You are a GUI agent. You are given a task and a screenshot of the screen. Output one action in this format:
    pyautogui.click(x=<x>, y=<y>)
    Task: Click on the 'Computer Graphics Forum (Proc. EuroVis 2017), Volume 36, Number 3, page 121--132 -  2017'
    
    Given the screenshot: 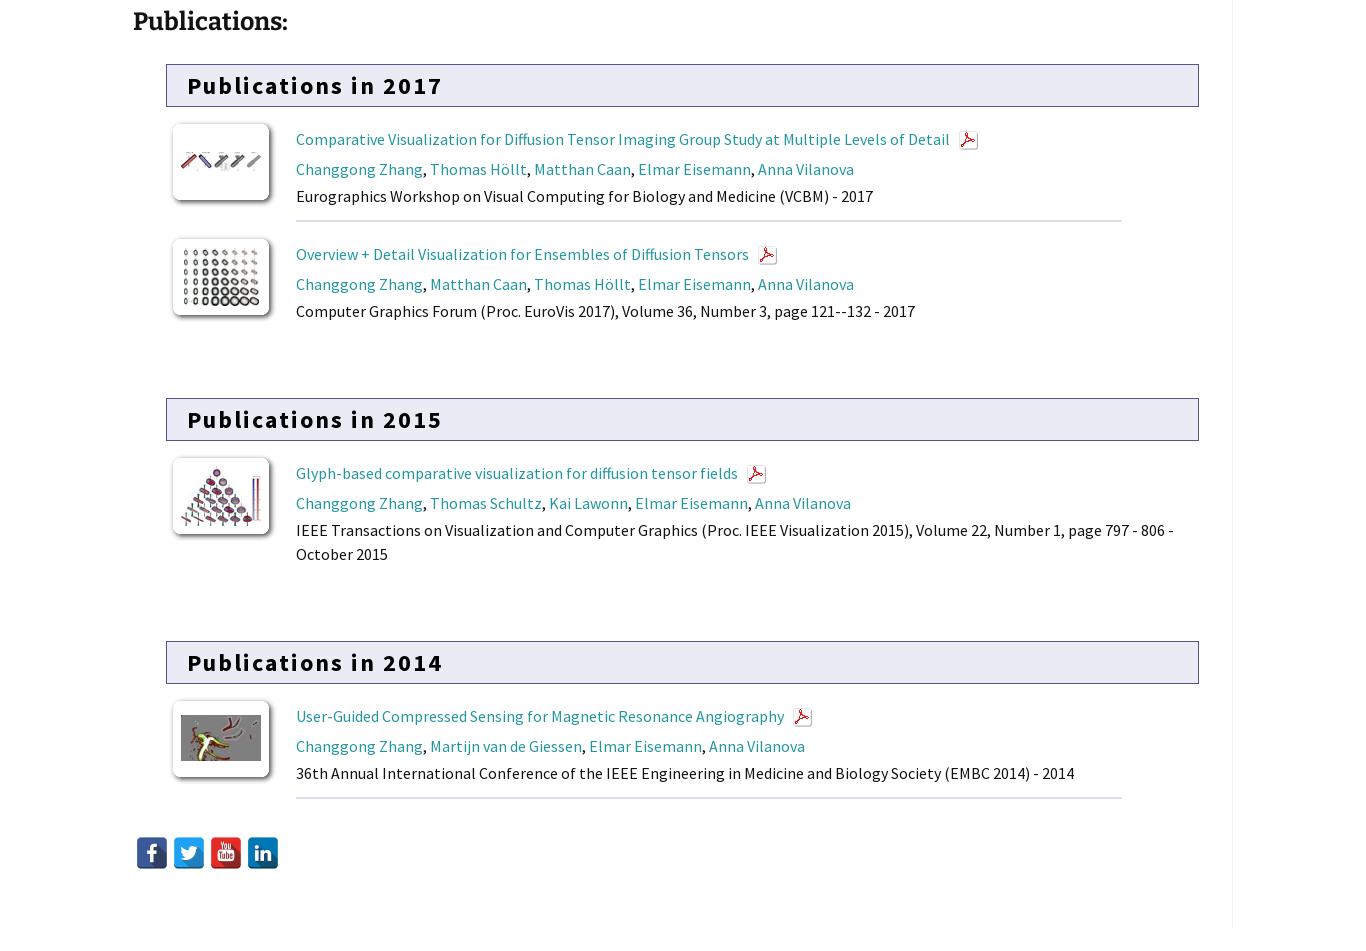 What is the action you would take?
    pyautogui.click(x=603, y=310)
    